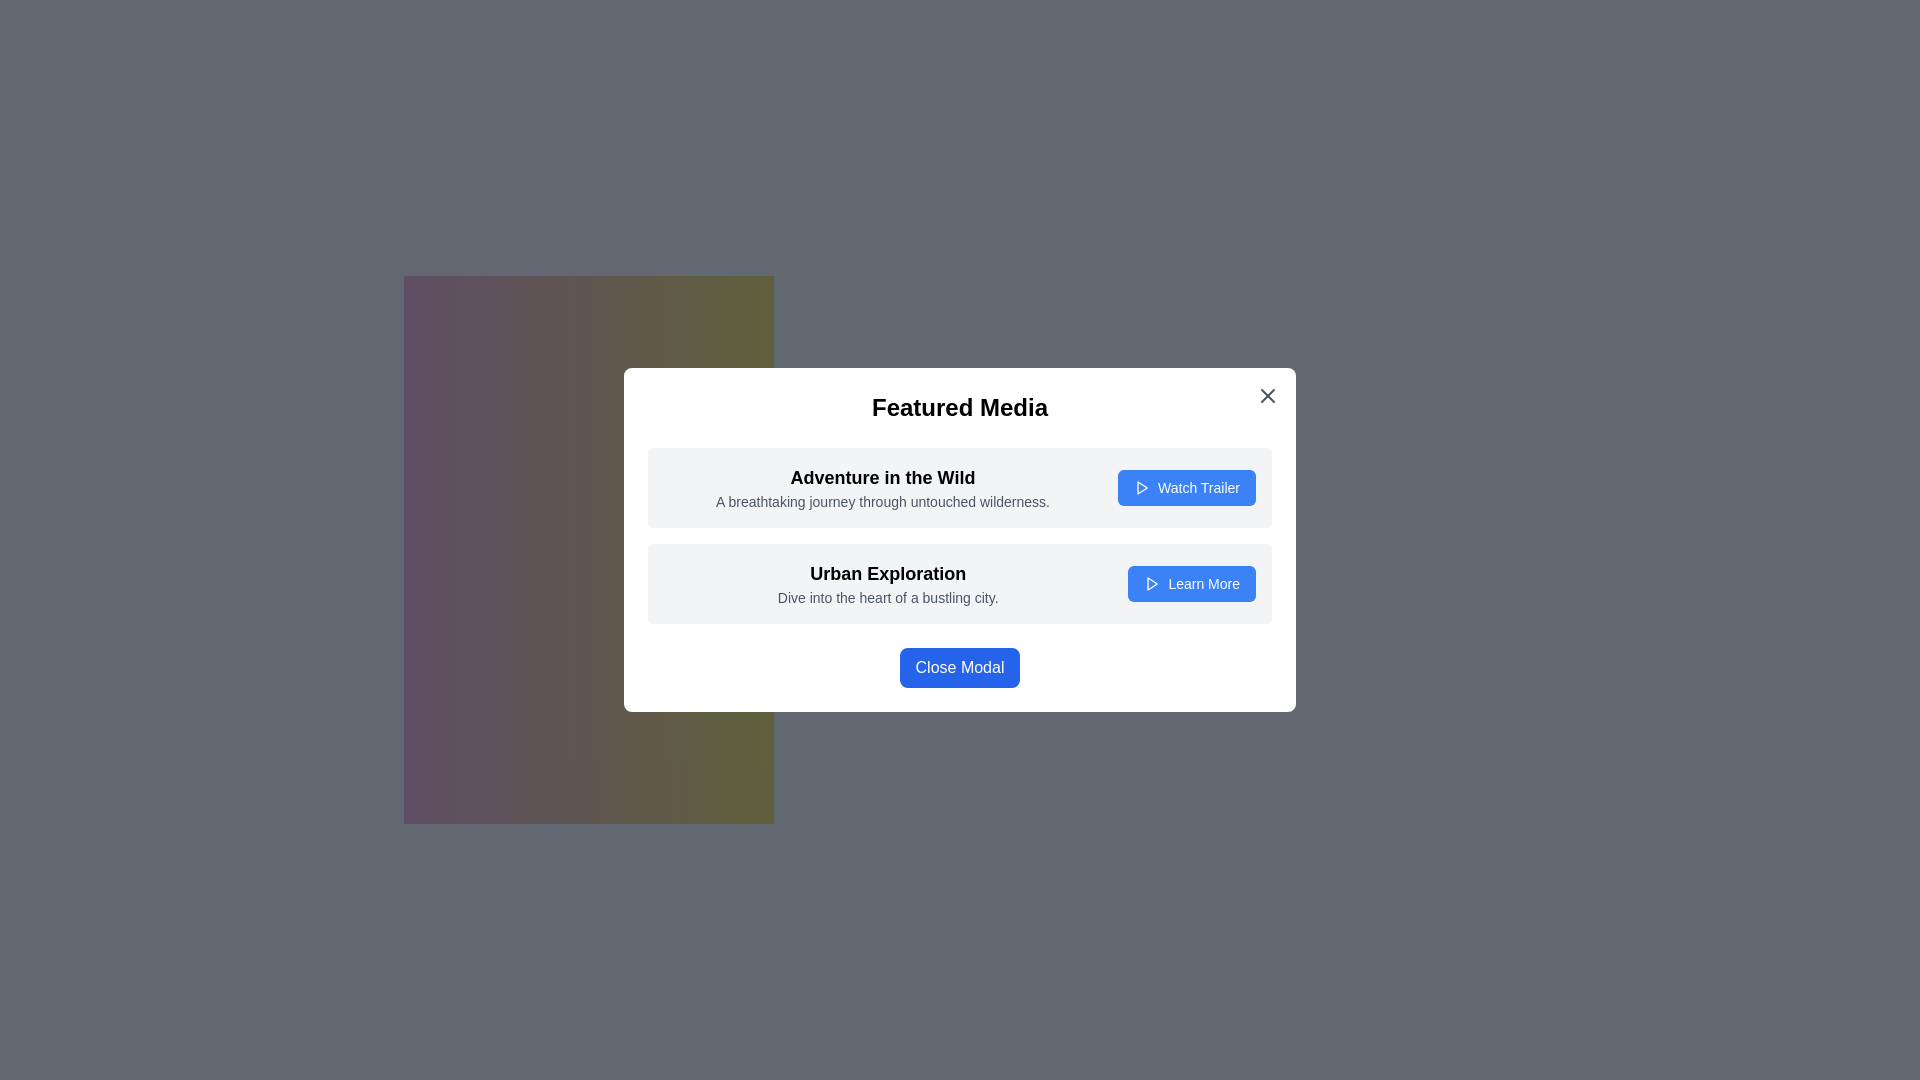  Describe the element at coordinates (1203, 583) in the screenshot. I see `the text 'Learn More' displayed in white on a blue background within a rounded rectangular button located at the bottom section of a modal window` at that location.